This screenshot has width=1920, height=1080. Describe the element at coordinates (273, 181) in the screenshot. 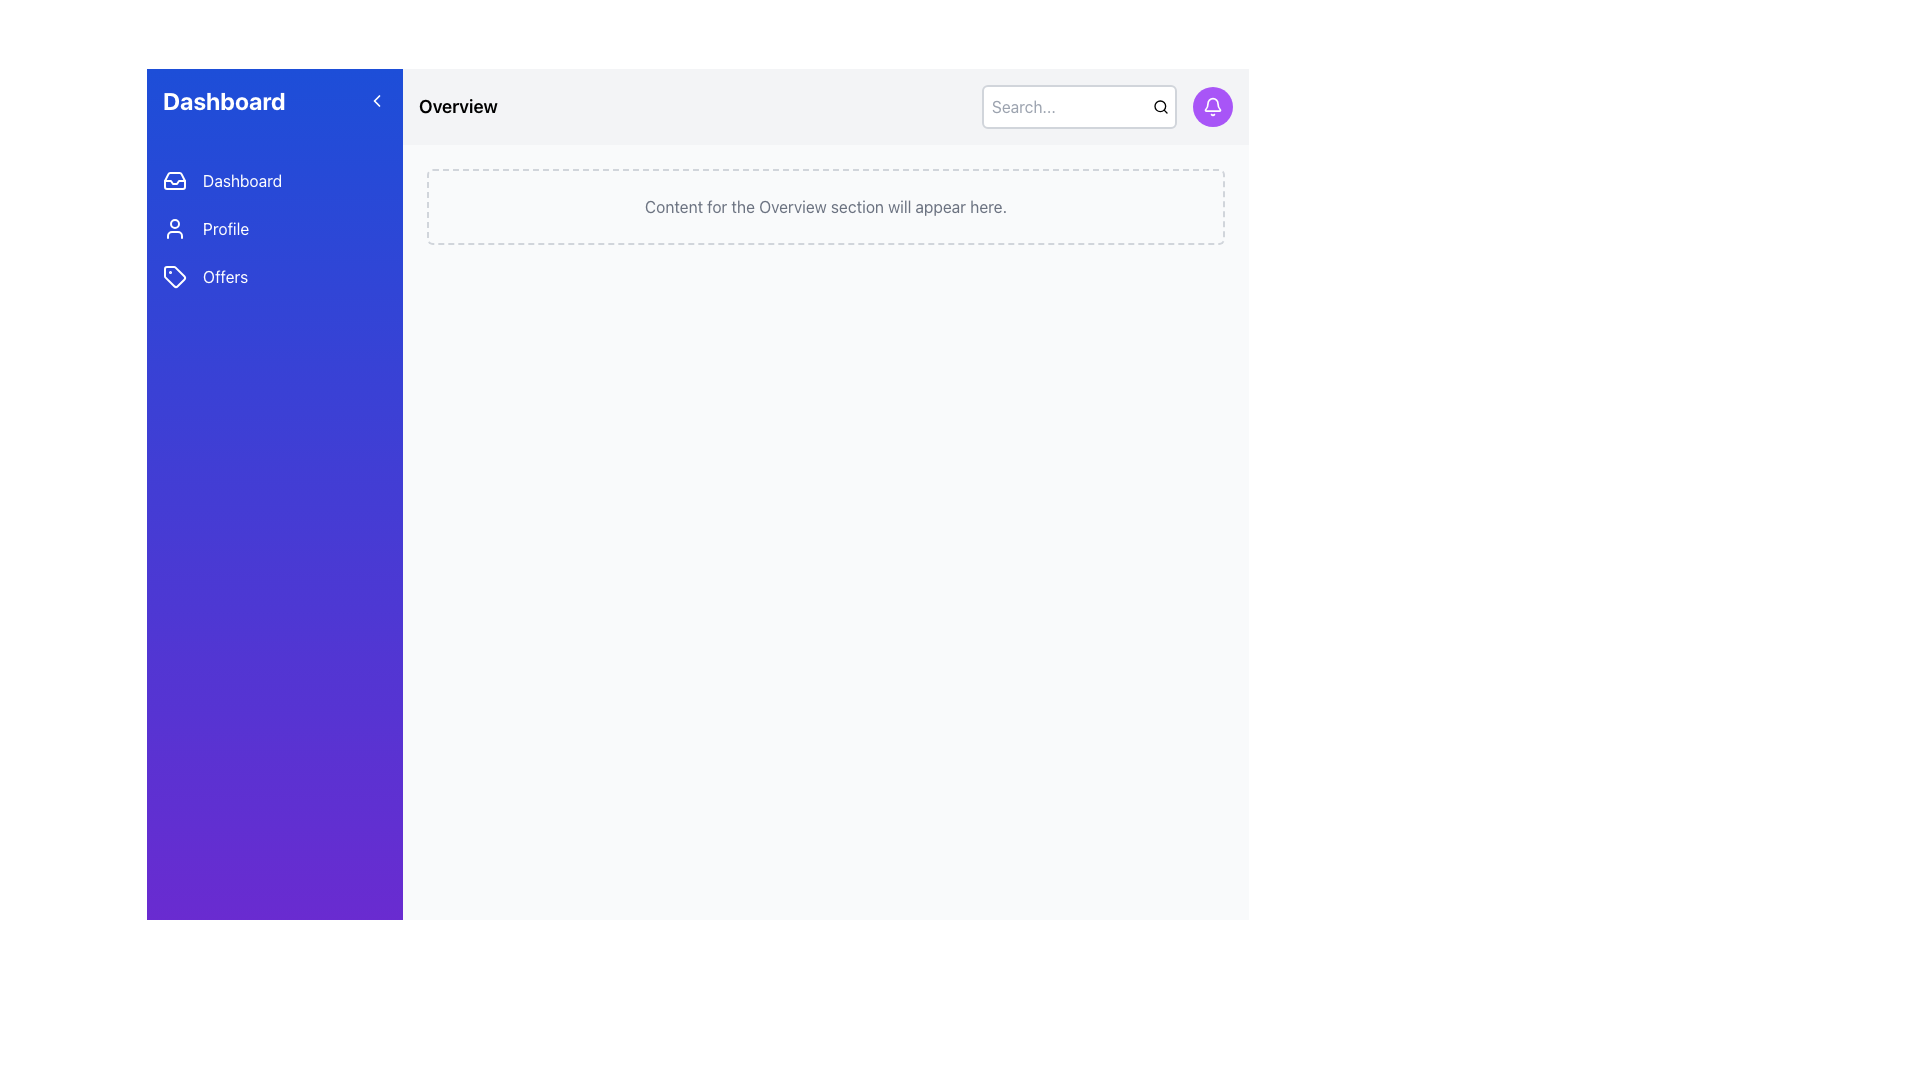

I see `the 'Dashboard' button located in the vertical menu of the left sidebar` at that location.